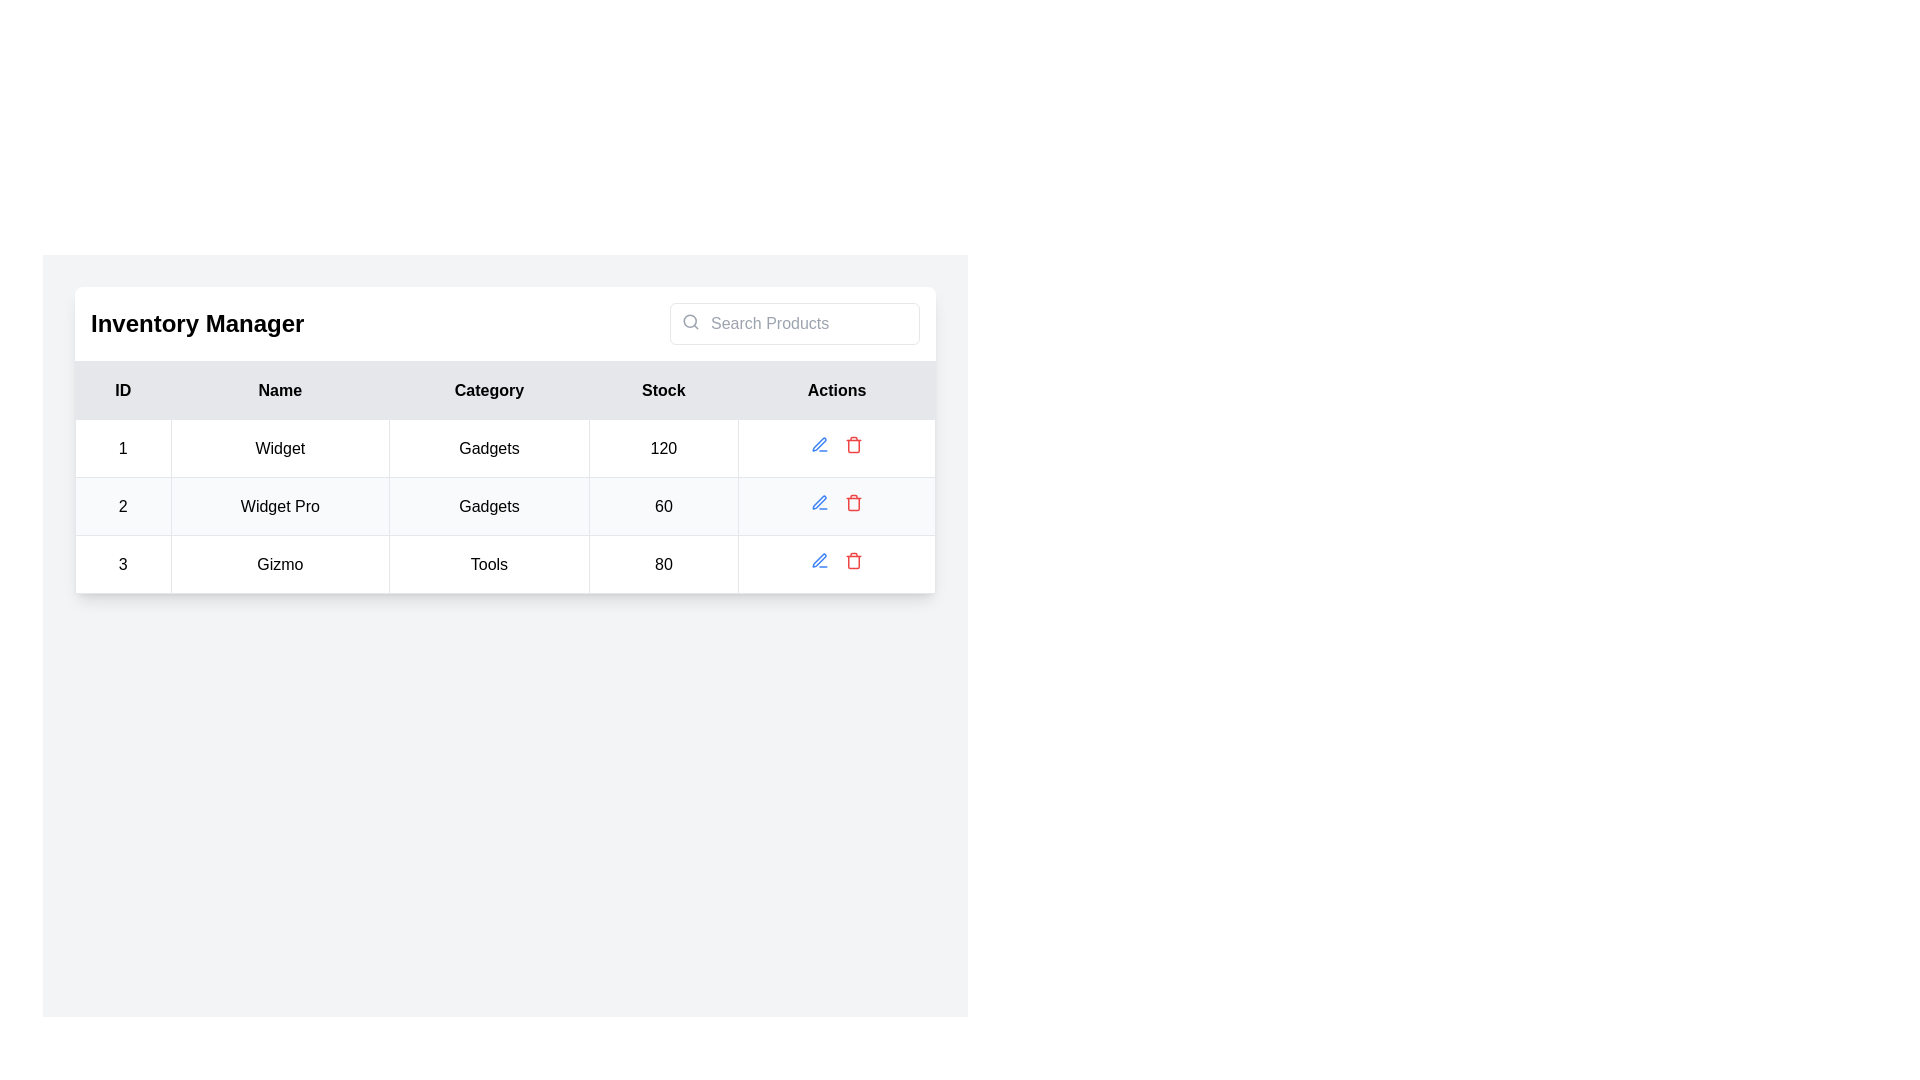 The height and width of the screenshot is (1080, 1920). Describe the element at coordinates (279, 390) in the screenshot. I see `the 'Name' text label, which is a rectangular element with bold black text on a light gray background, positioned between the 'ID' and 'Category' headers` at that location.